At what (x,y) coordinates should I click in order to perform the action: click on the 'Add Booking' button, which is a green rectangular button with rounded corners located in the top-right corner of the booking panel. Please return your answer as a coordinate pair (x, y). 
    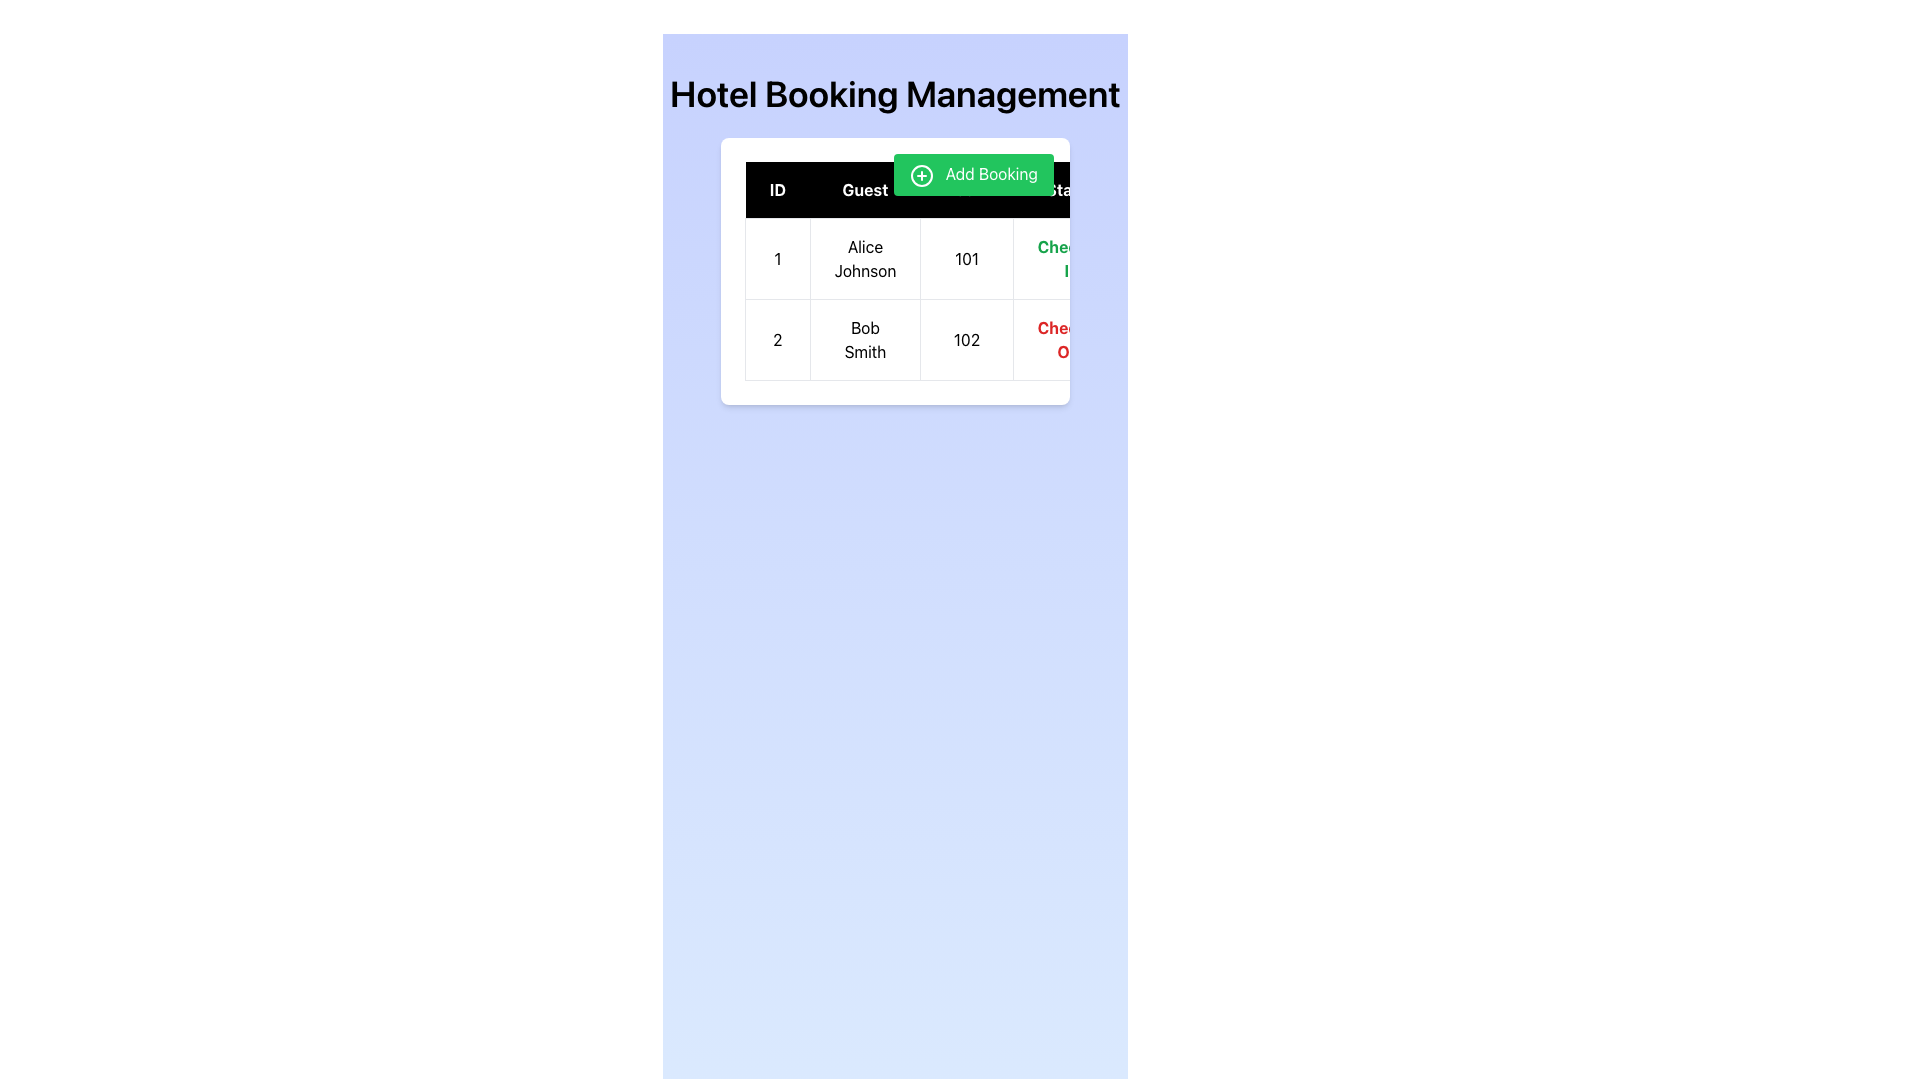
    Looking at the image, I should click on (973, 173).